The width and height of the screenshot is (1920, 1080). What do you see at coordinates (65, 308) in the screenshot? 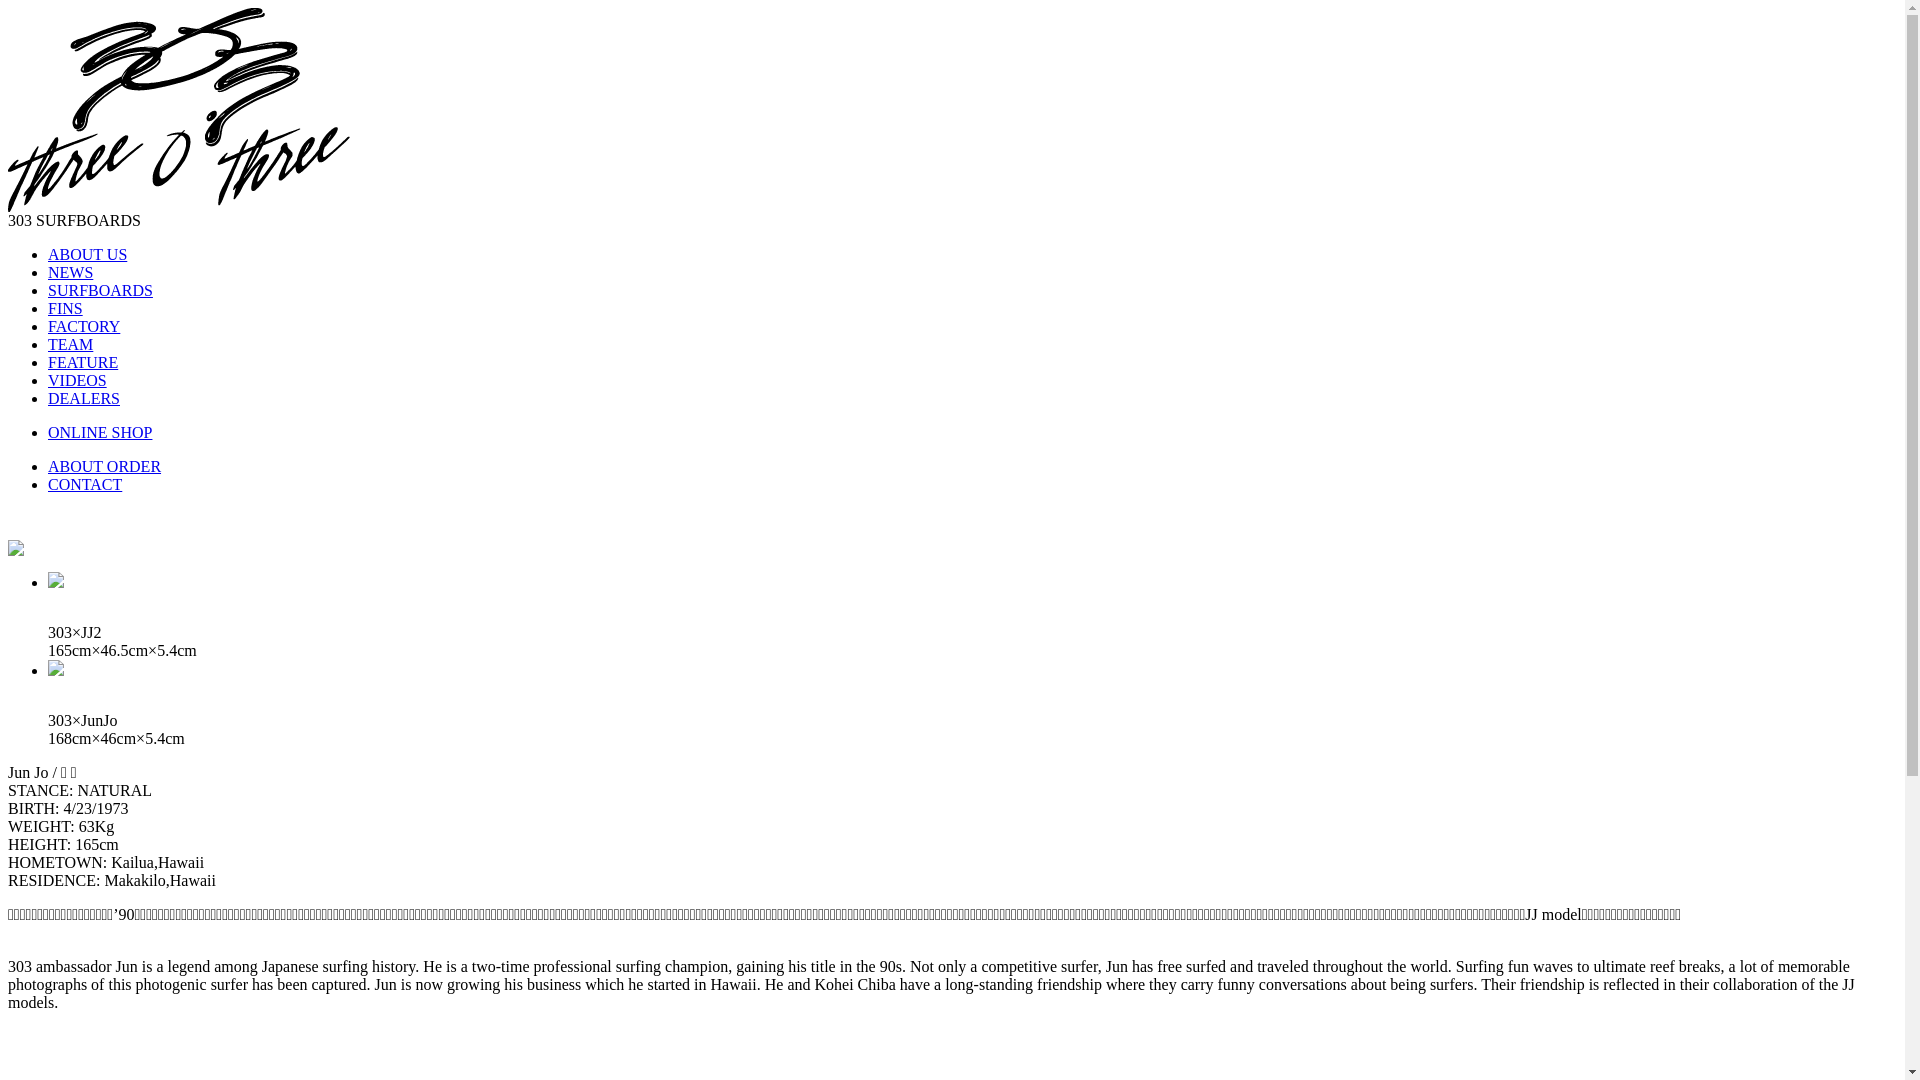
I see `'FINS'` at bounding box center [65, 308].